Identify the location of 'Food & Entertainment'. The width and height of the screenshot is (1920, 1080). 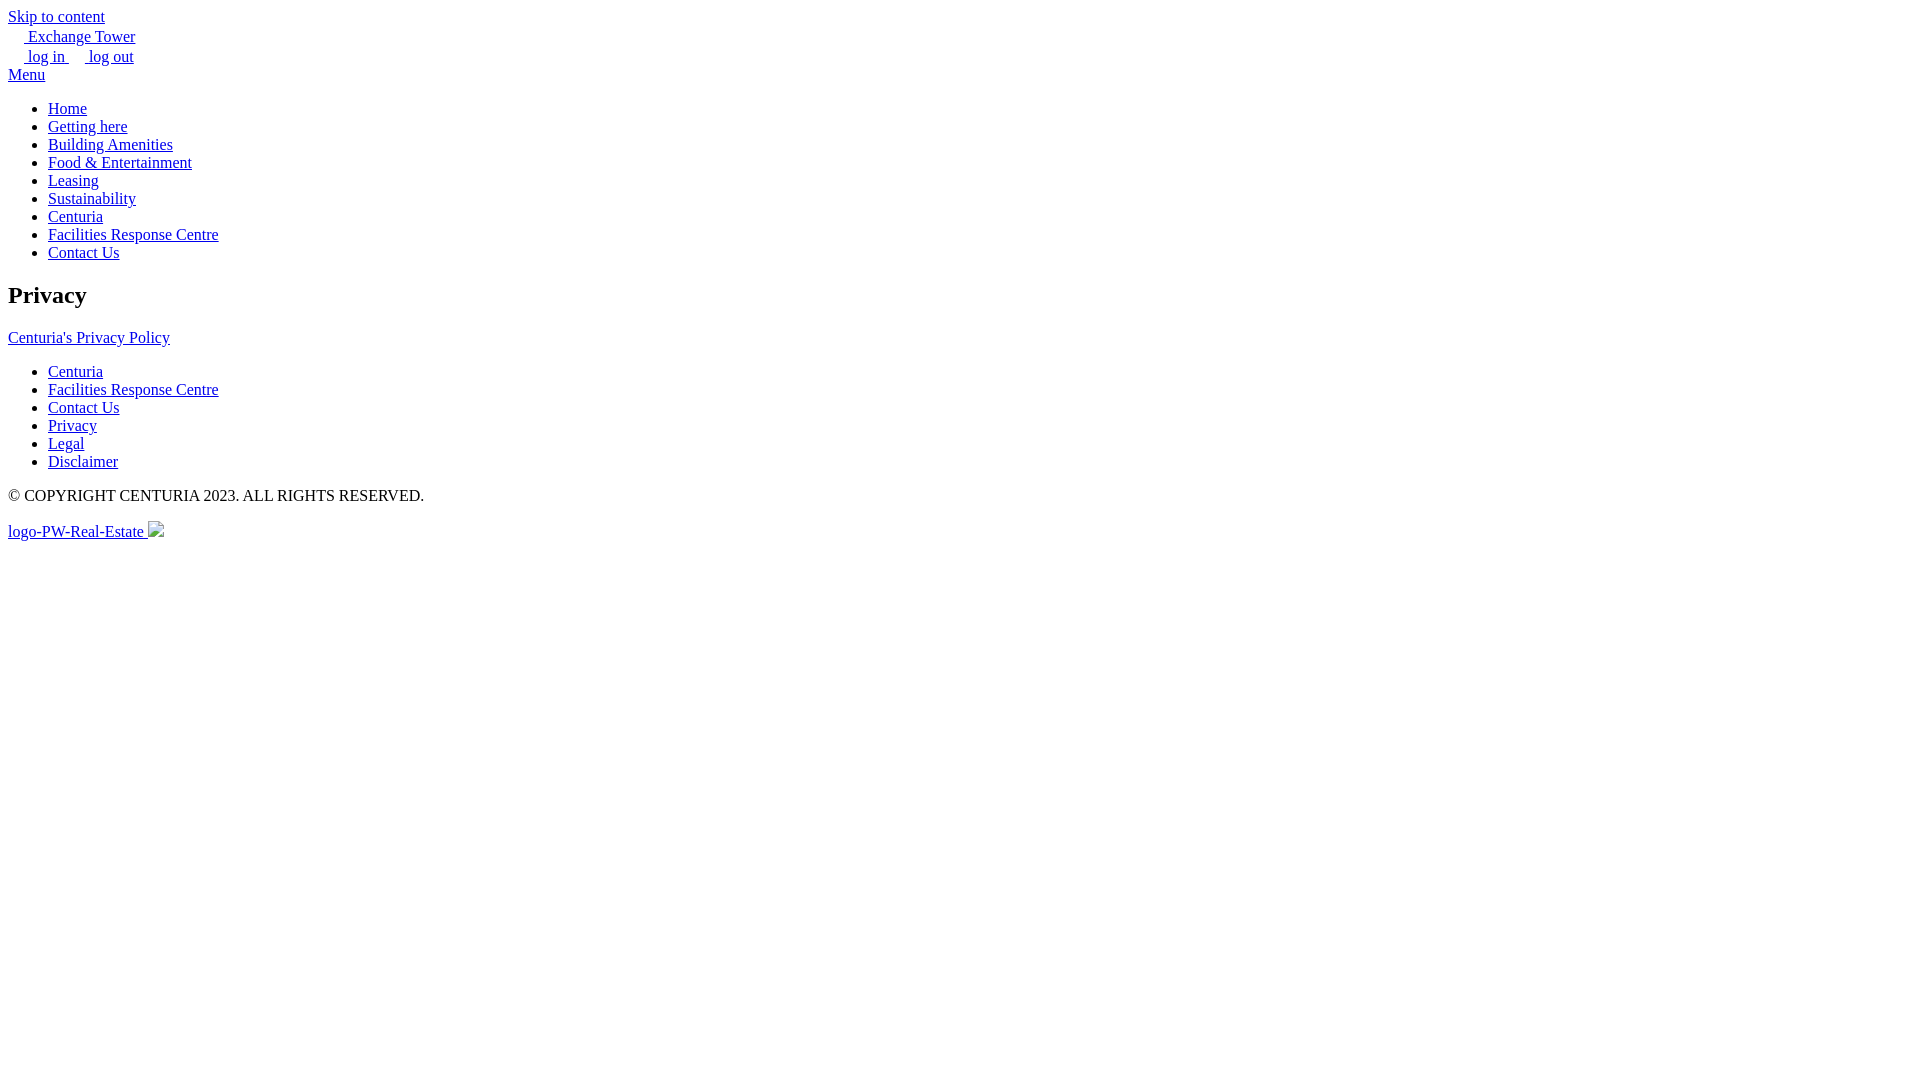
(119, 161).